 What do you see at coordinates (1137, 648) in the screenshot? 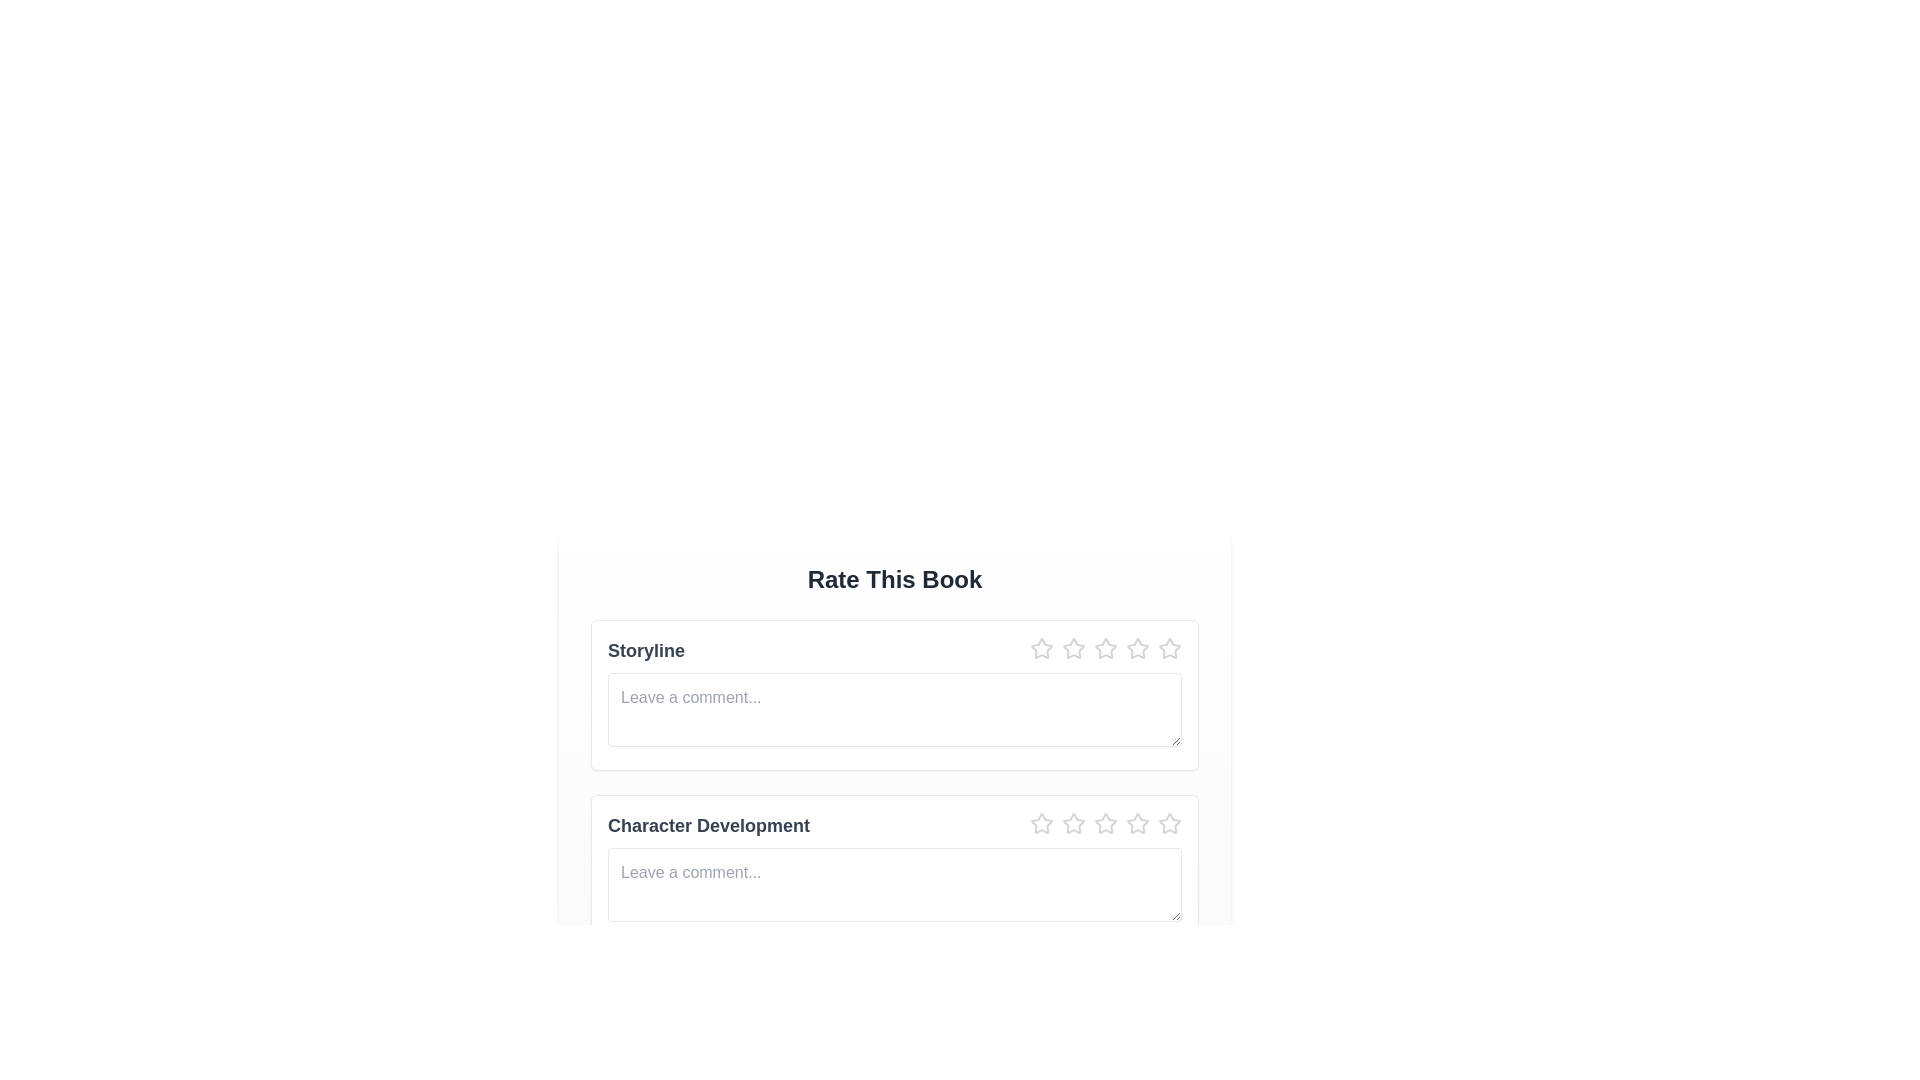
I see `the sixth outlined star-shaped icon, which is gray in color, in the horizontal rating bar` at bounding box center [1137, 648].